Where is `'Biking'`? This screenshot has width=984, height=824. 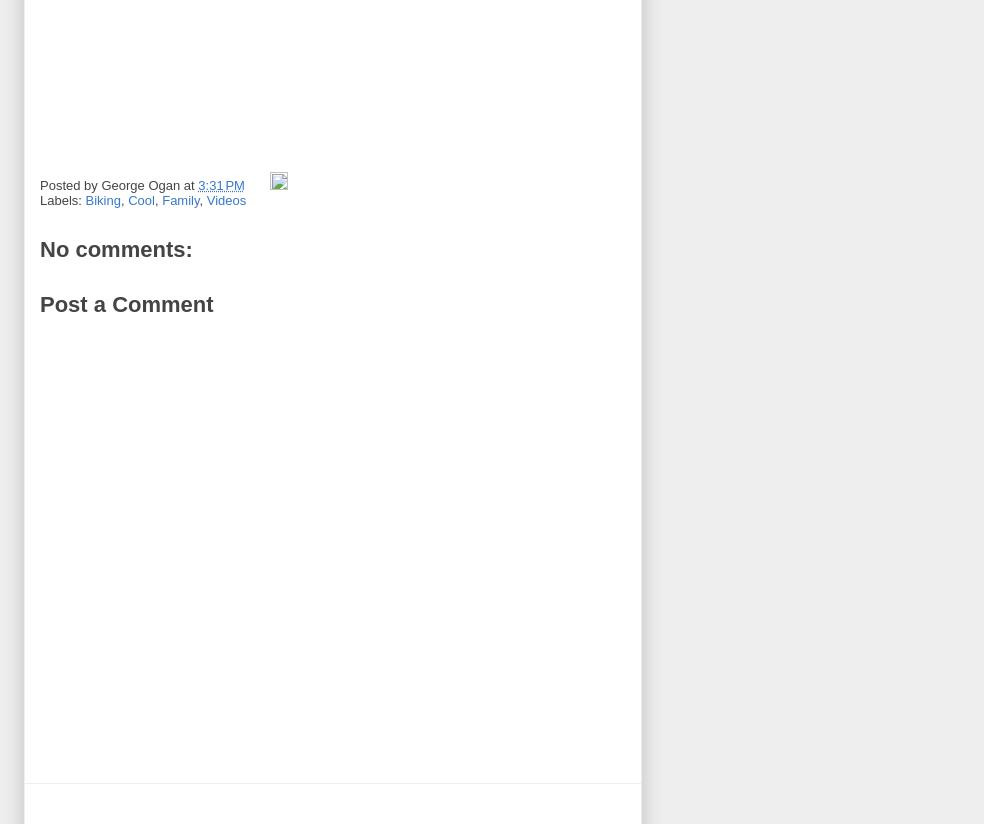 'Biking' is located at coordinates (101, 199).